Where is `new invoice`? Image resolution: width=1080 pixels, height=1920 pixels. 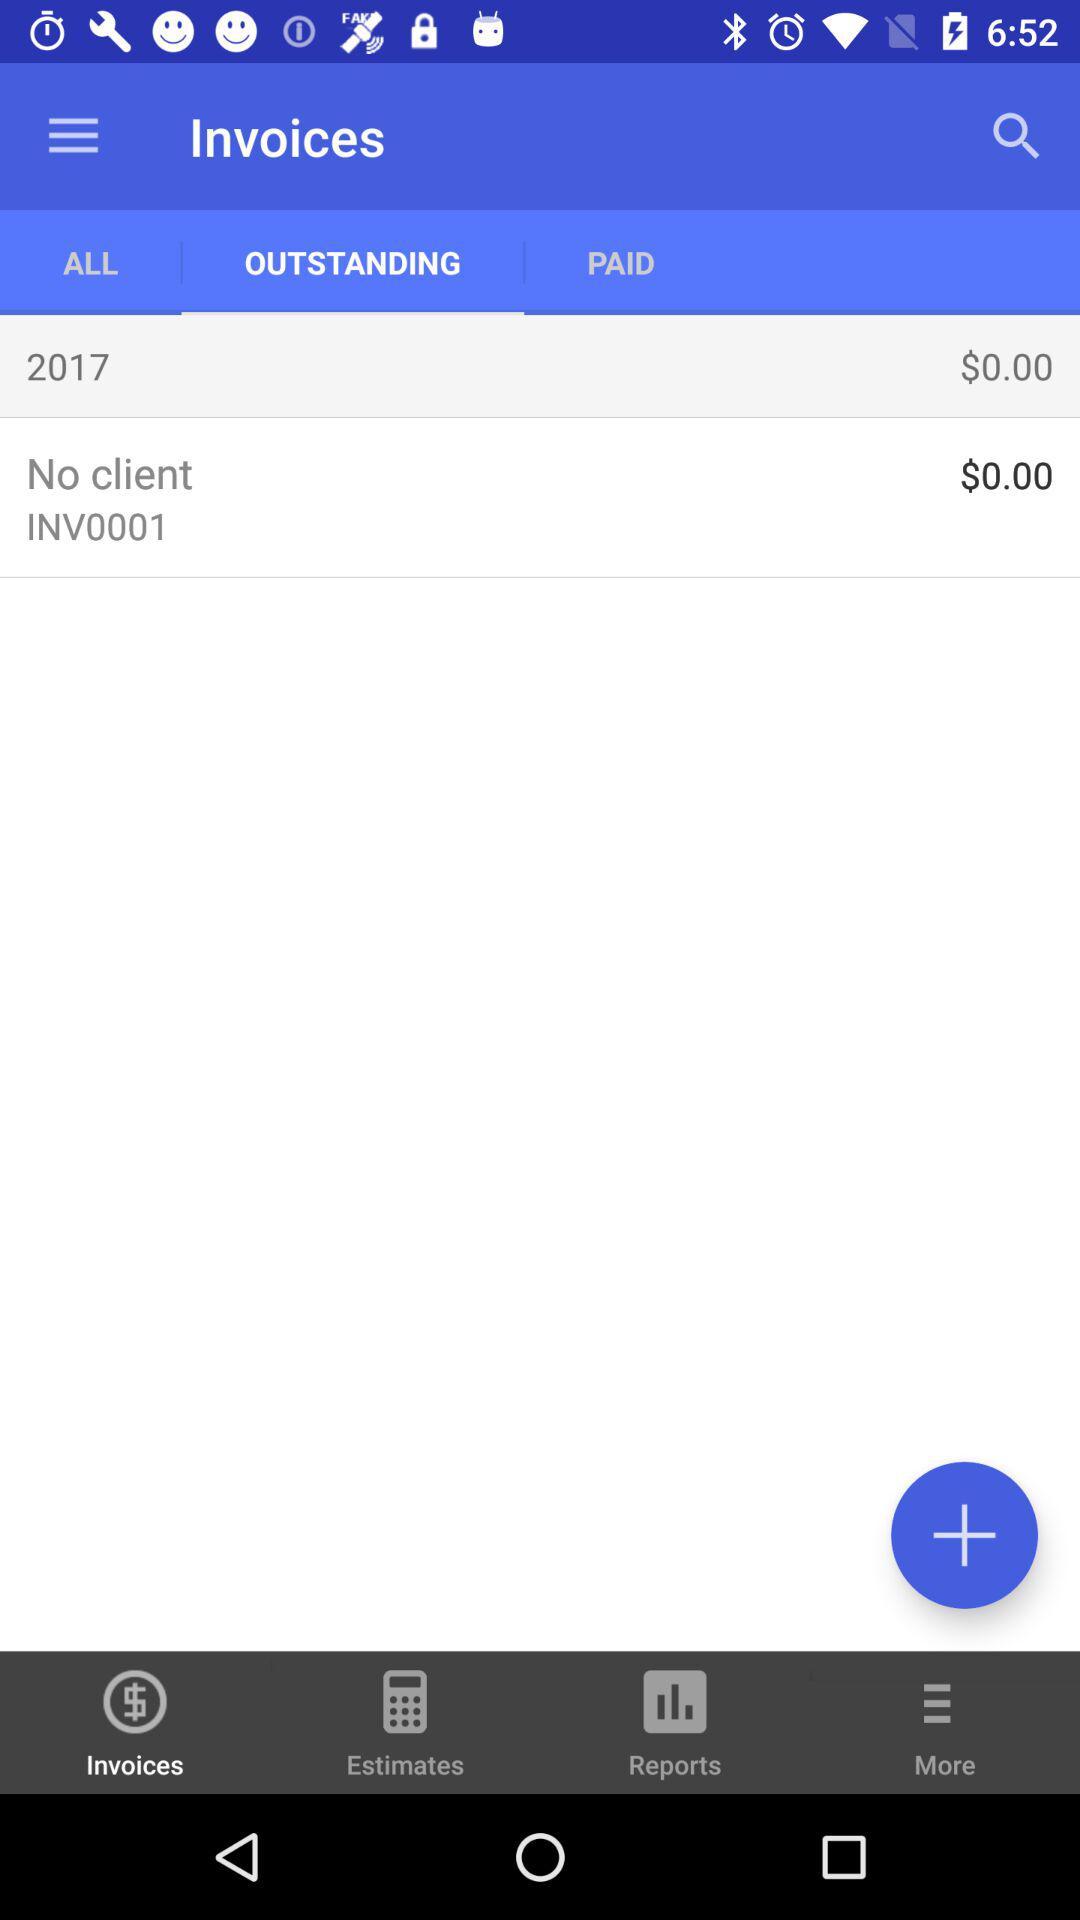
new invoice is located at coordinates (963, 1534).